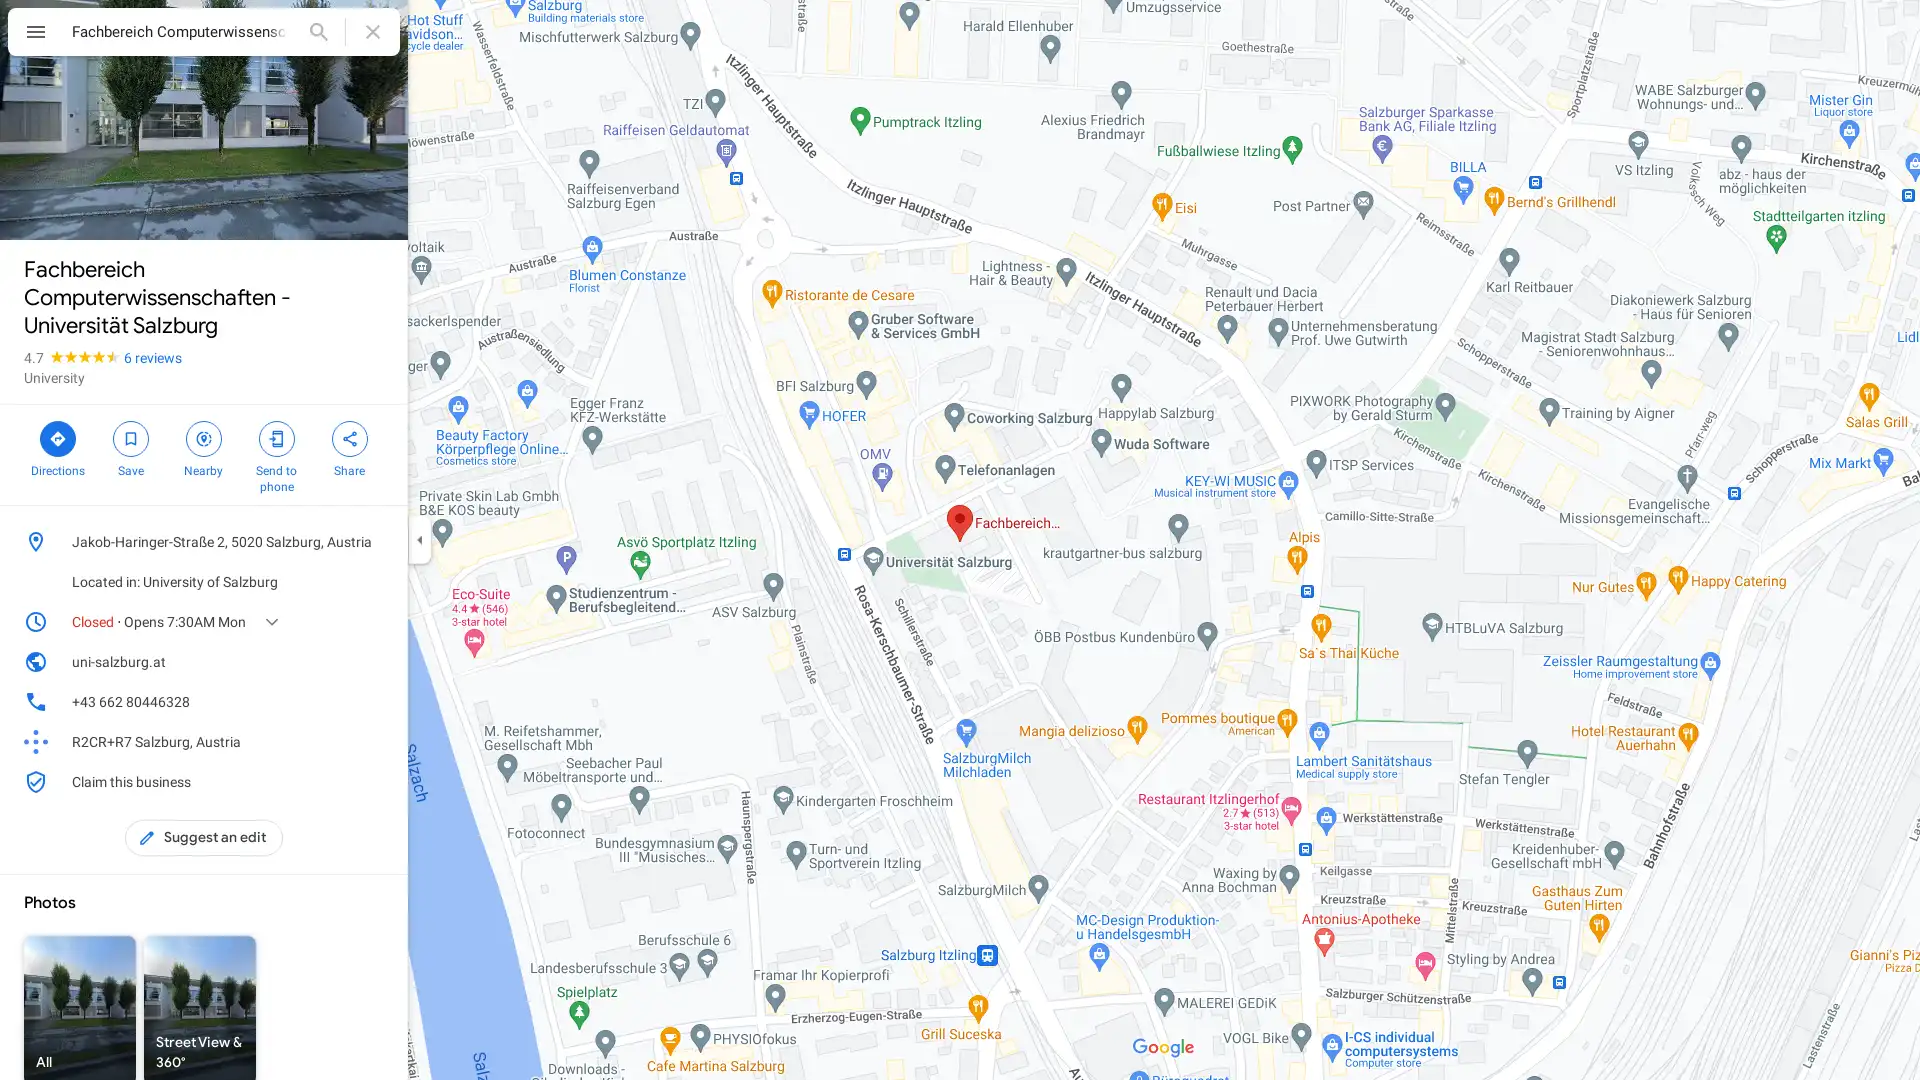  What do you see at coordinates (344, 741) in the screenshot?
I see `Copy plus code` at bounding box center [344, 741].